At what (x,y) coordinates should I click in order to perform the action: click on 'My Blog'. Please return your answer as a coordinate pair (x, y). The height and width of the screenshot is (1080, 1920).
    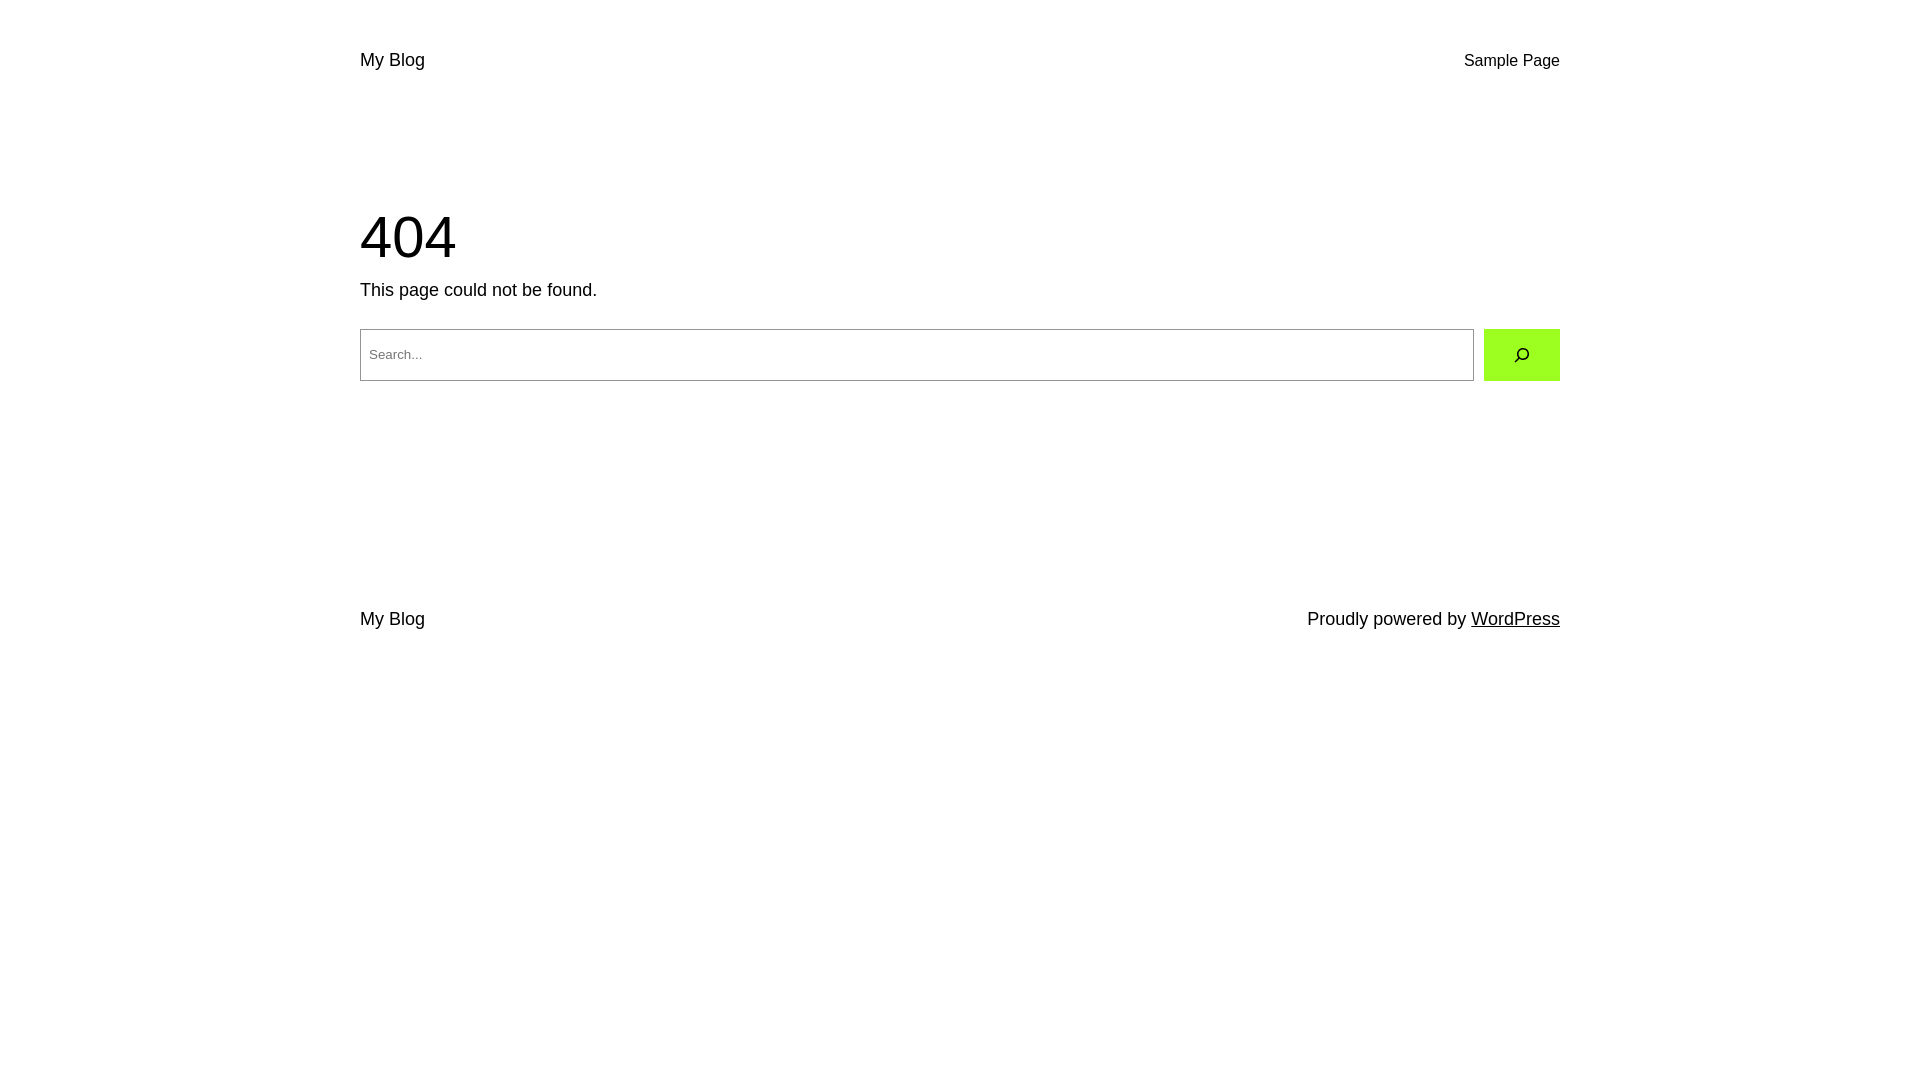
    Looking at the image, I should click on (392, 617).